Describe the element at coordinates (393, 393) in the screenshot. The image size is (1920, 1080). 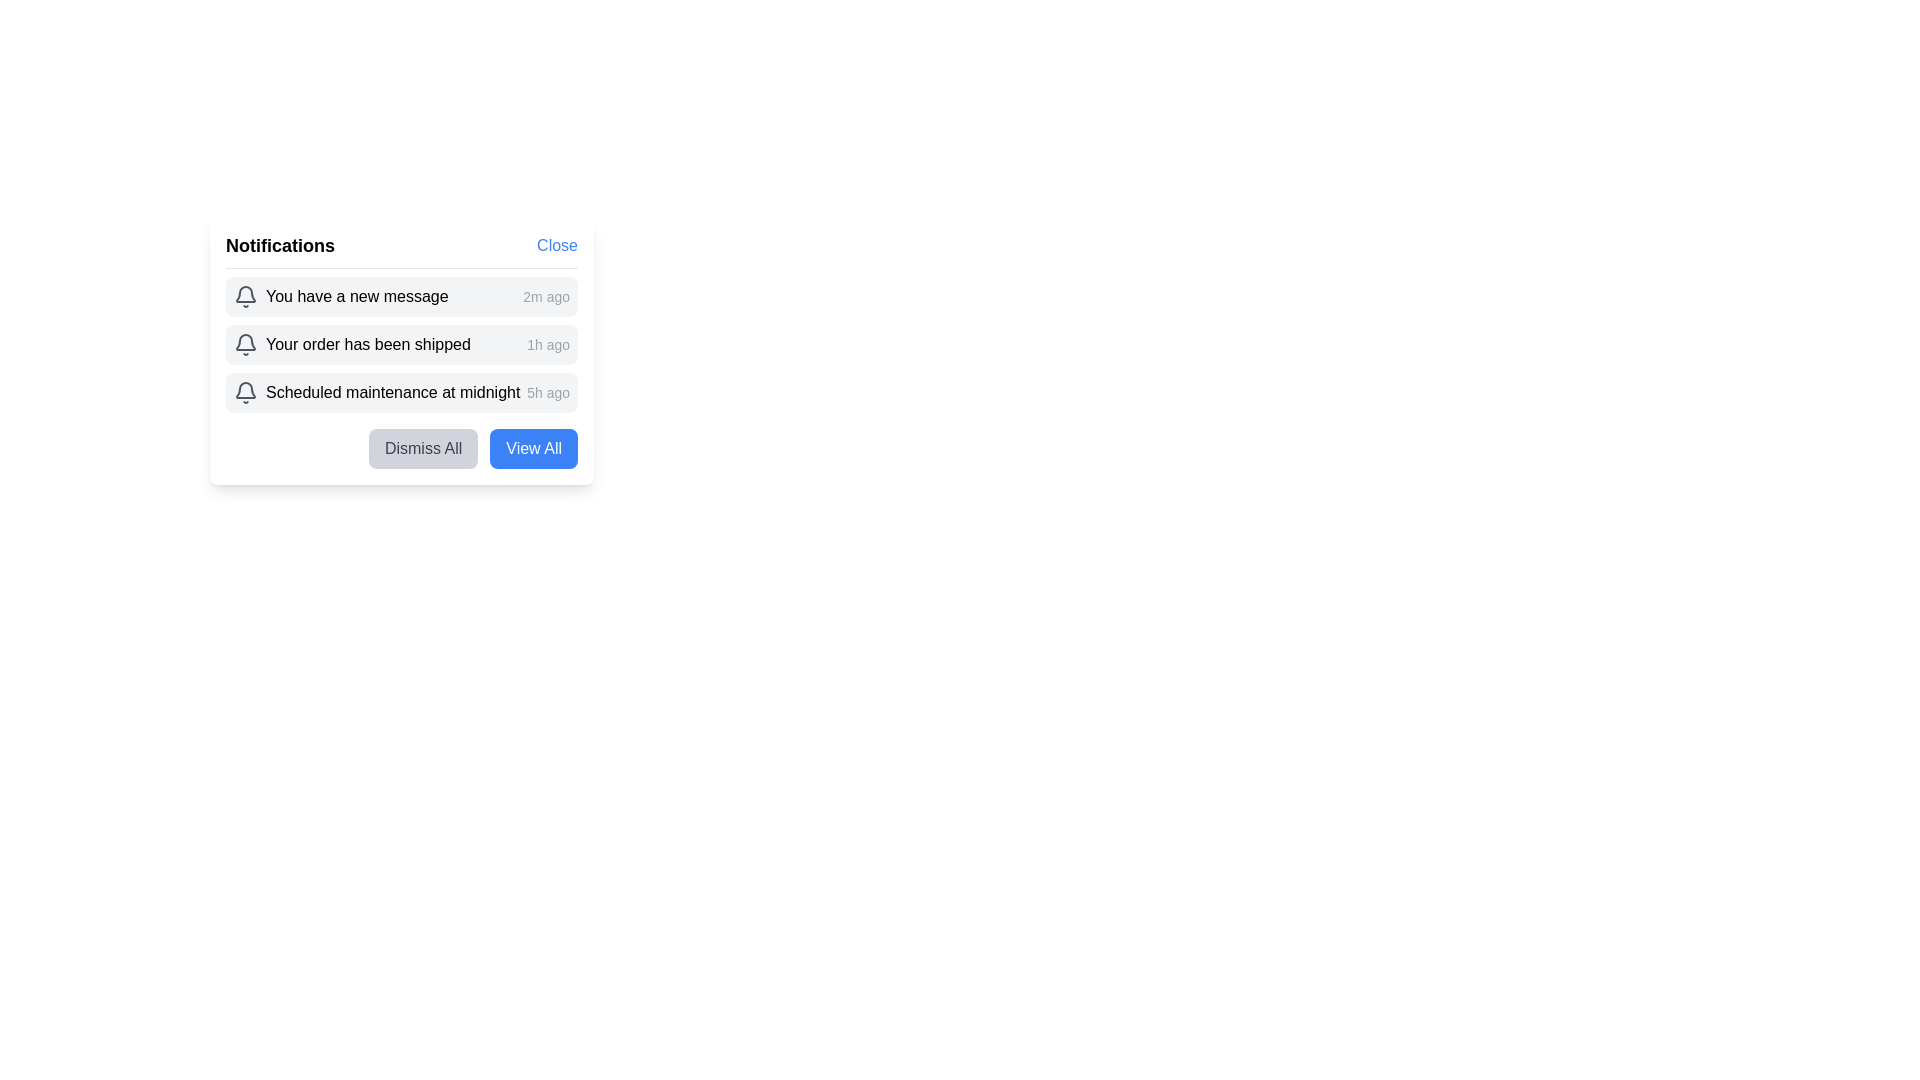
I see `the text element that provides information about a scheduled maintenance event, which is the third entry in the notifications list` at that location.